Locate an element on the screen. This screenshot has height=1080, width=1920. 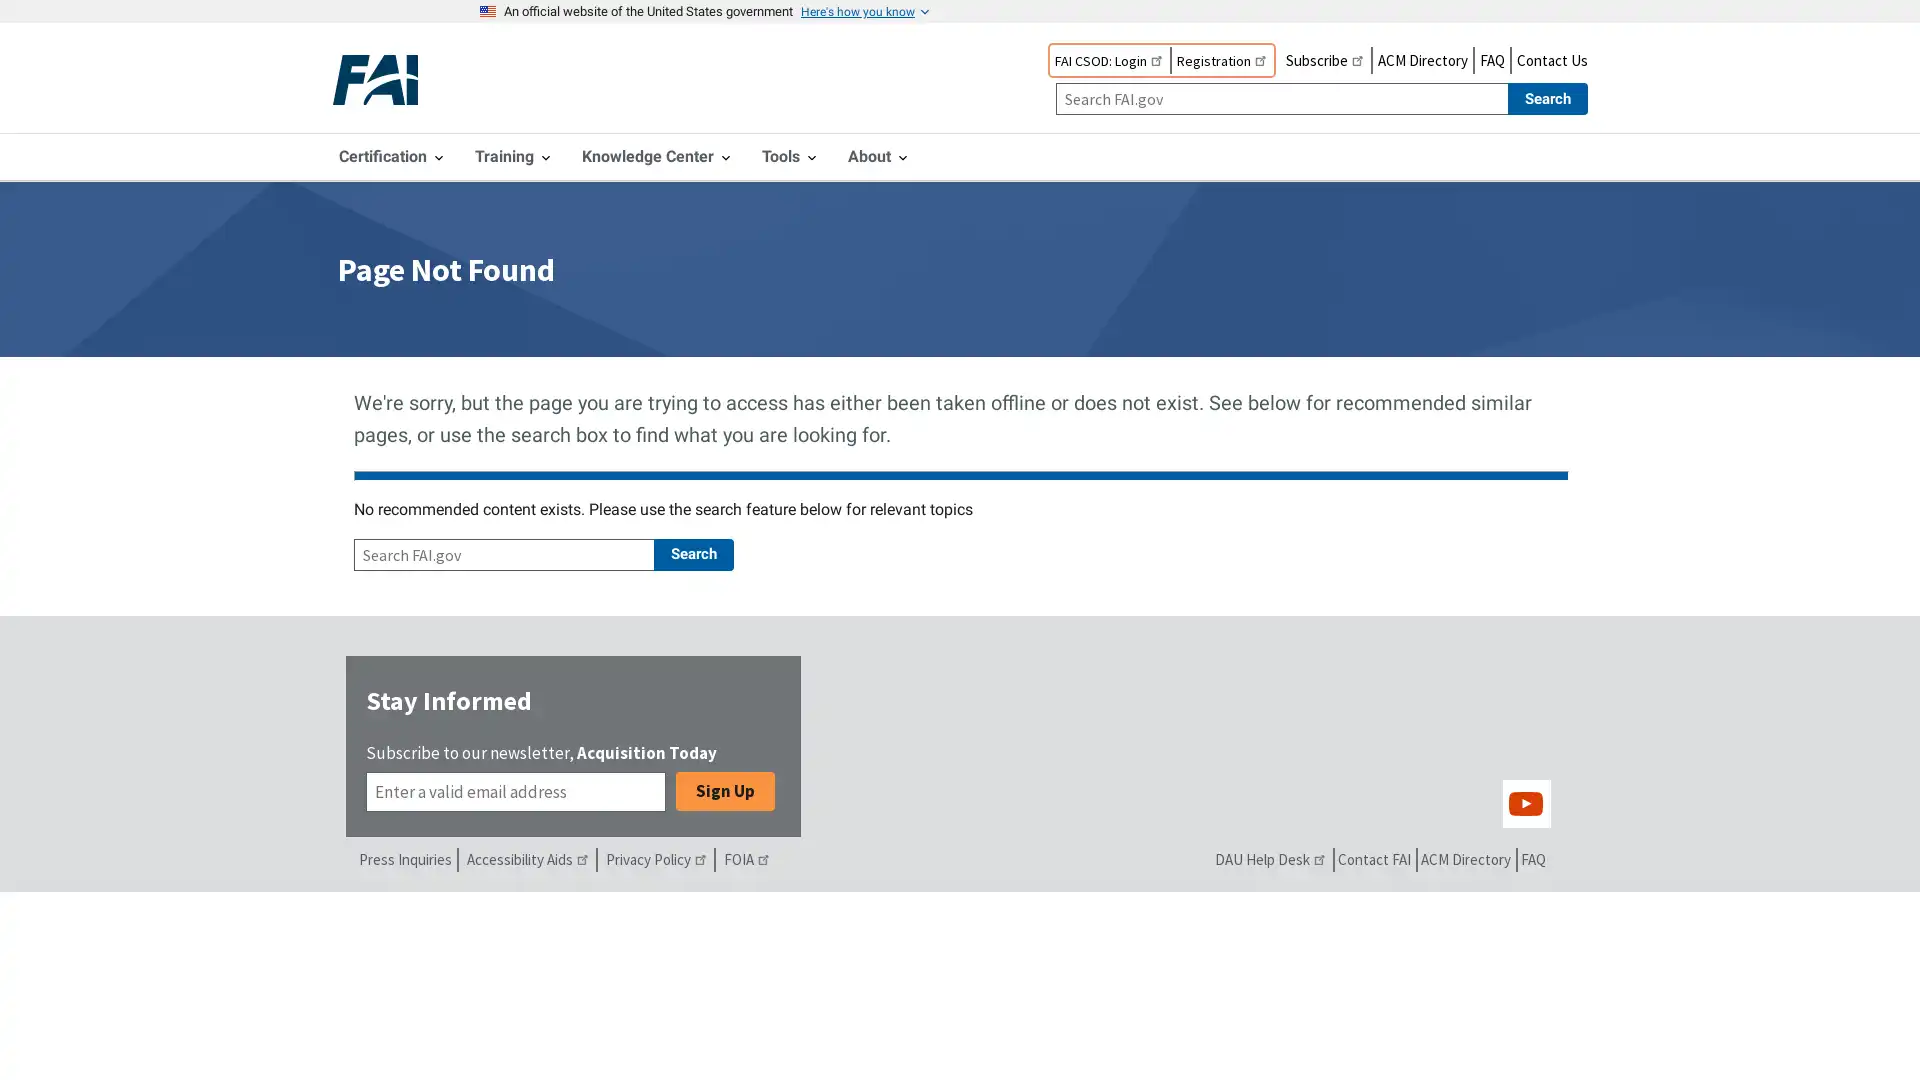
Here's how you know is located at coordinates (858, 11).